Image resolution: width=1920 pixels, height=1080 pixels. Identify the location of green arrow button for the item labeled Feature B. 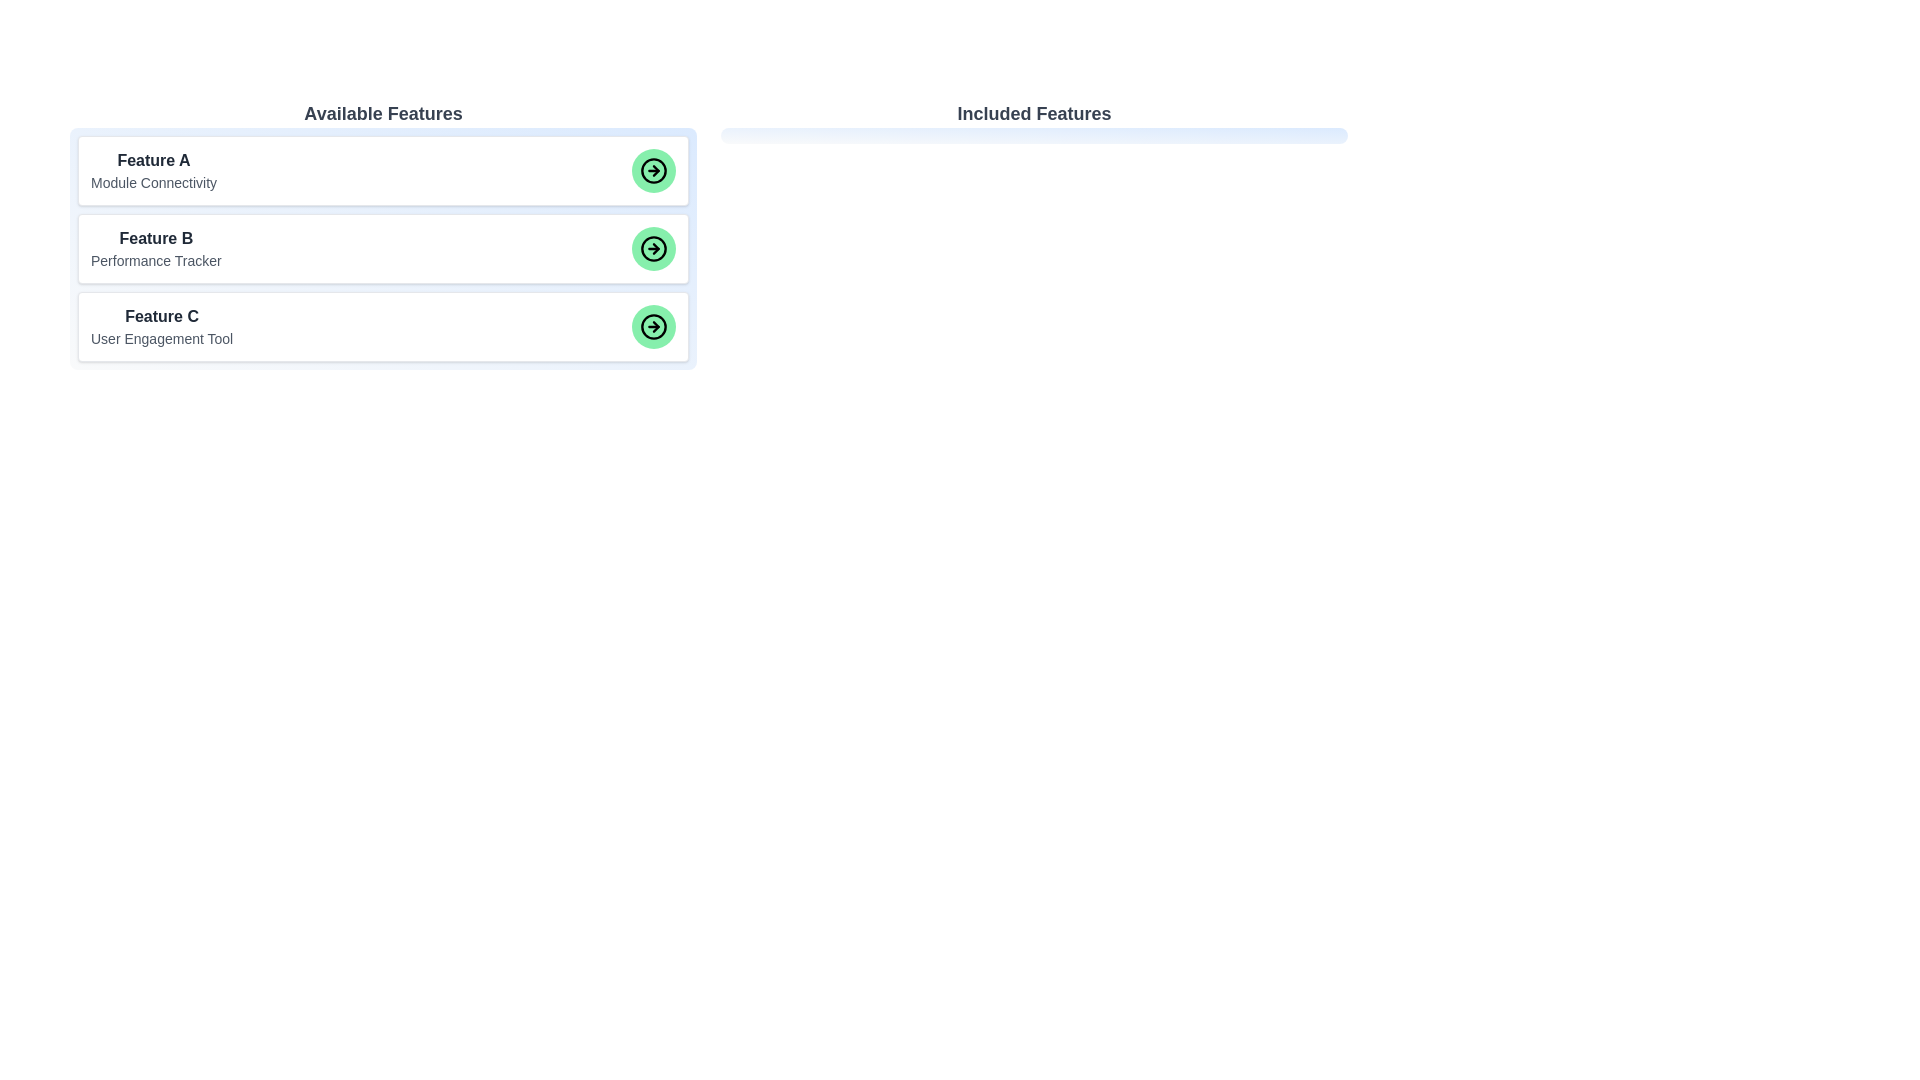
(653, 248).